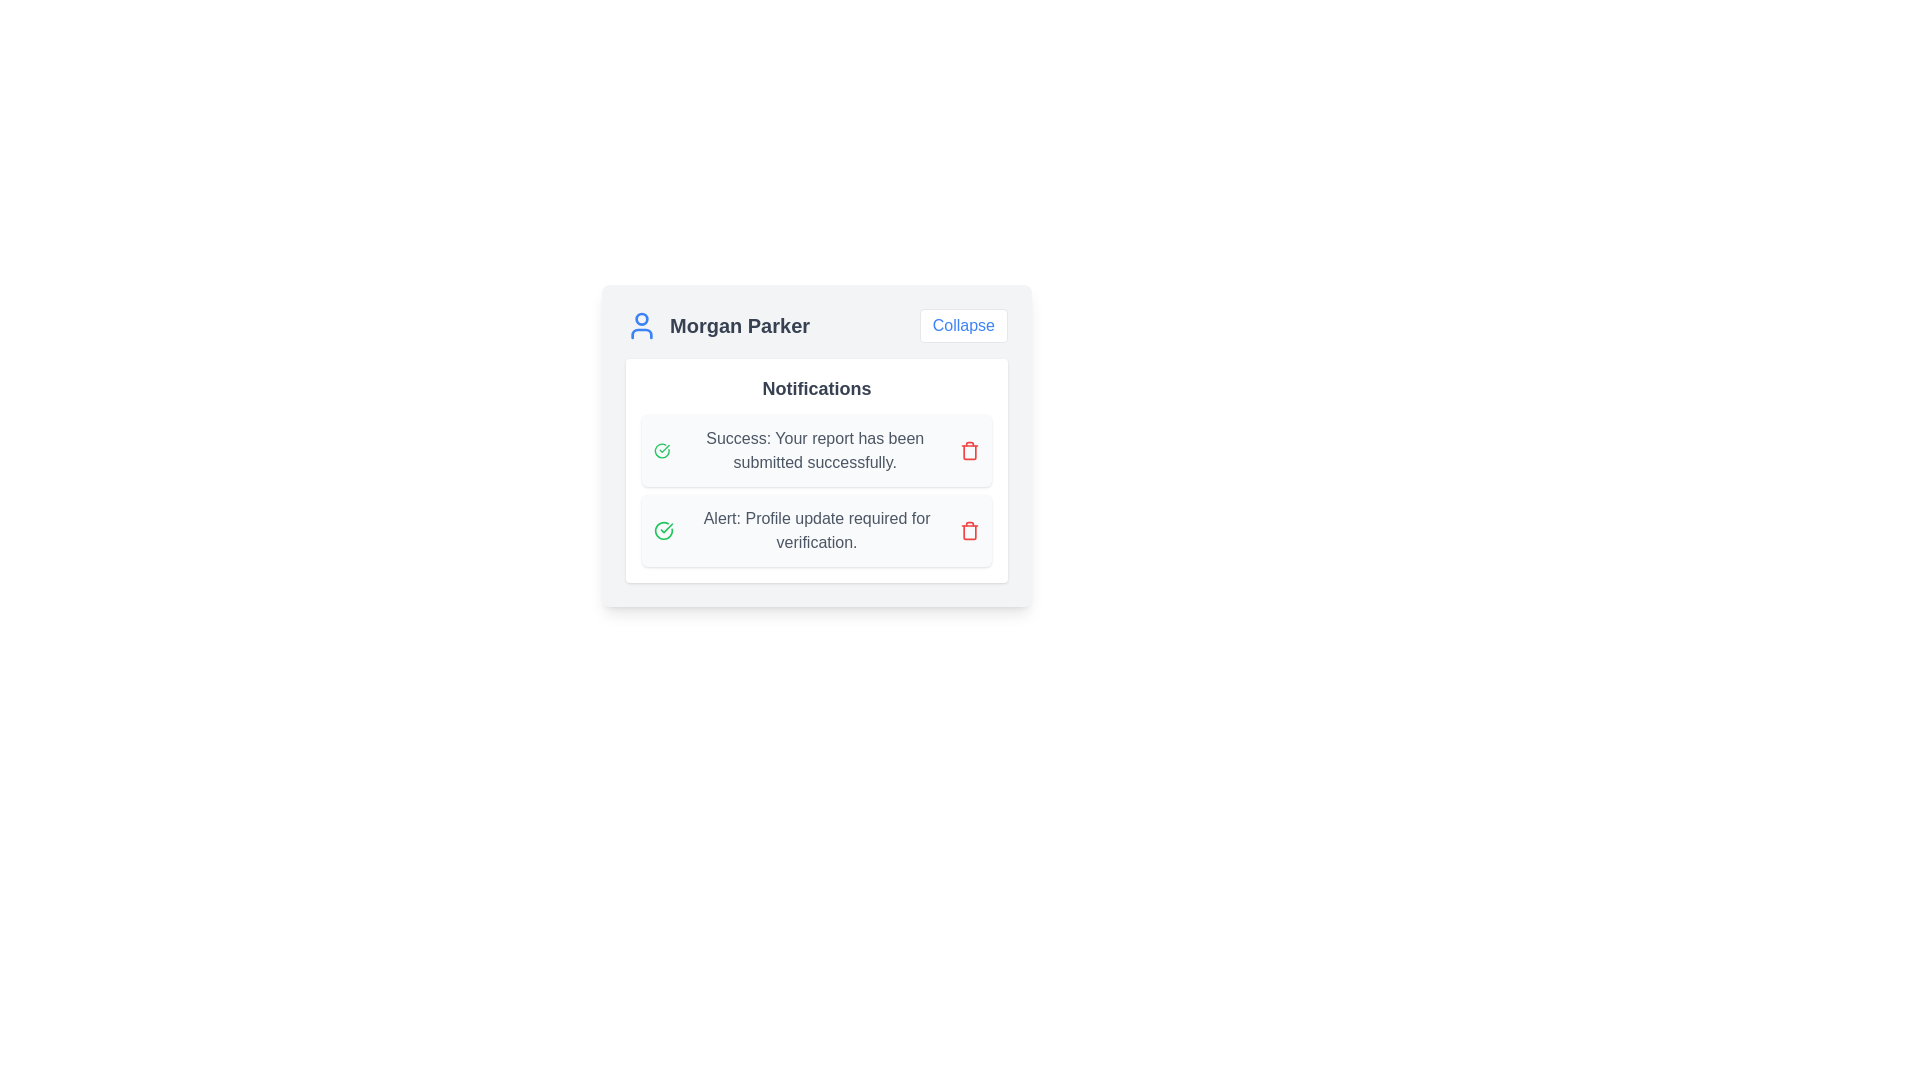 This screenshot has height=1080, width=1920. What do you see at coordinates (969, 451) in the screenshot?
I see `the red trash can icon button located in the upper notification section` at bounding box center [969, 451].